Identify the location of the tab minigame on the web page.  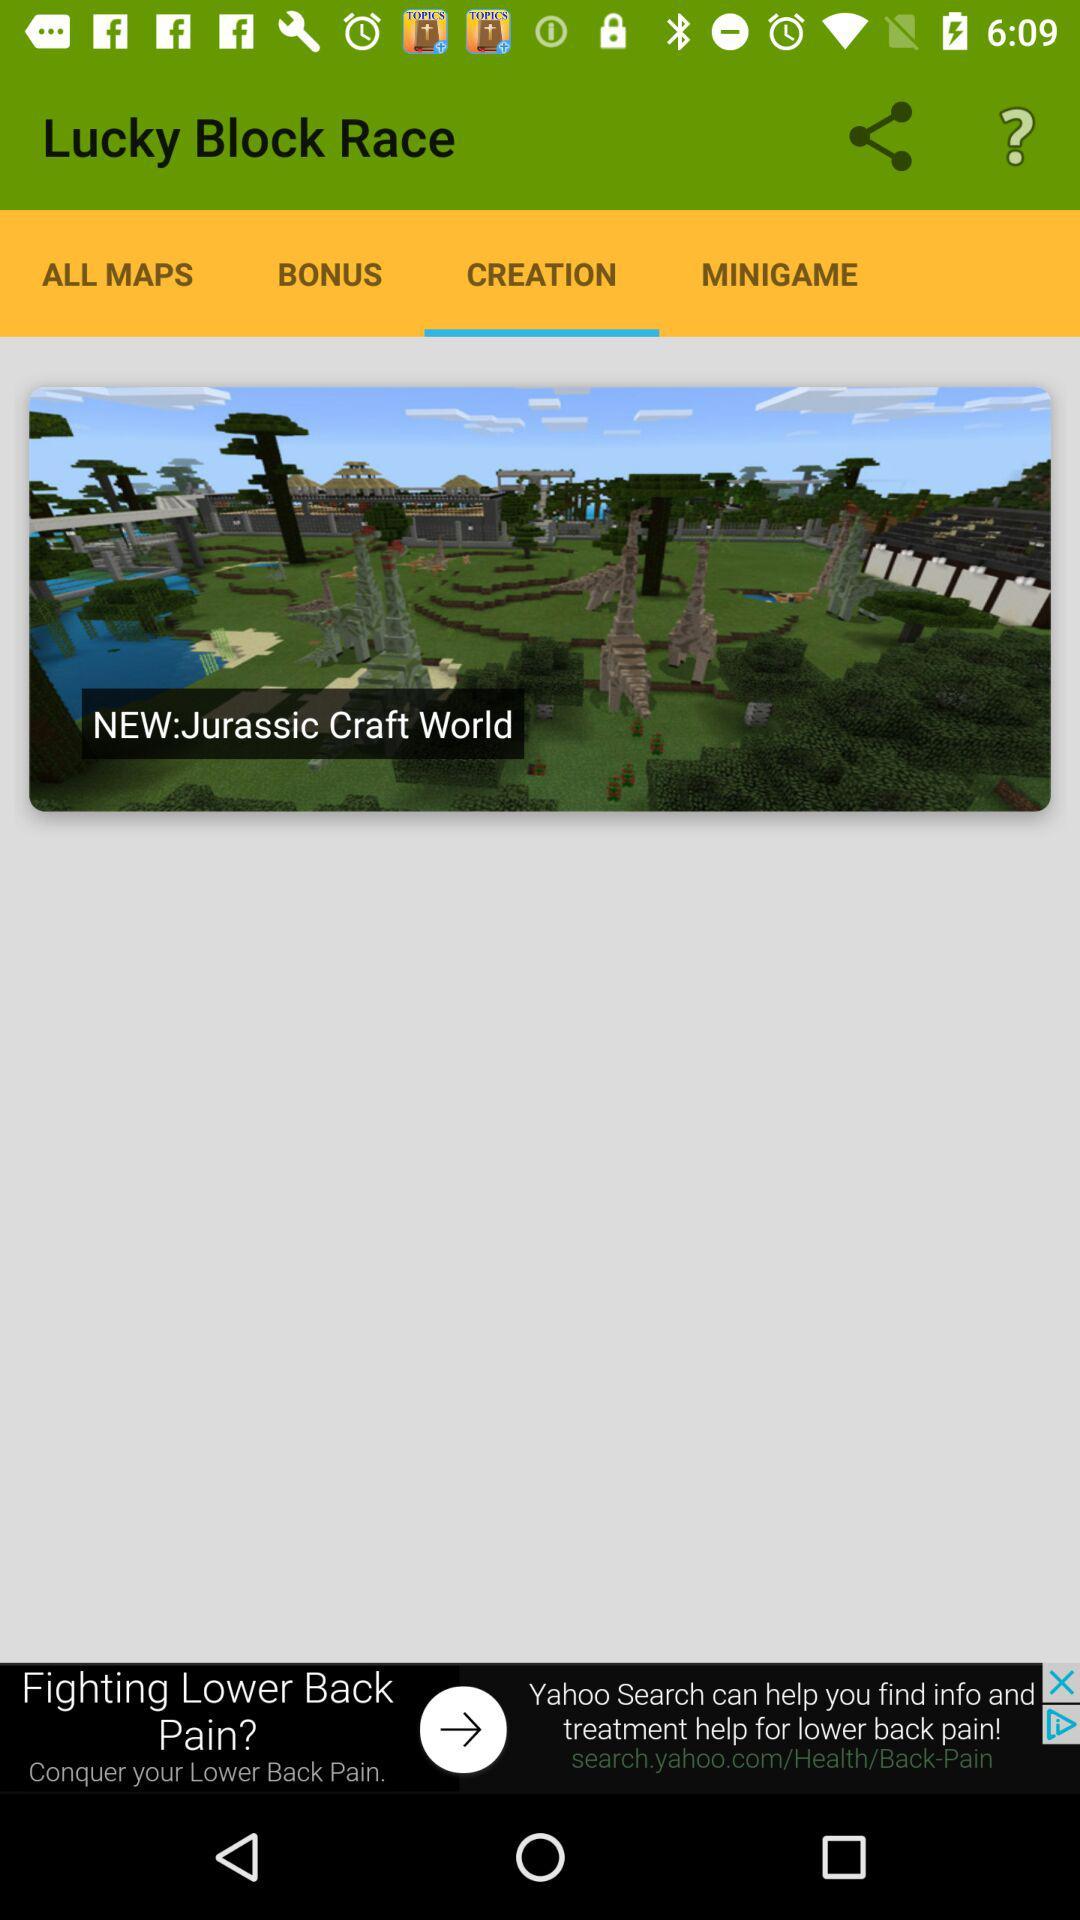
(778, 272).